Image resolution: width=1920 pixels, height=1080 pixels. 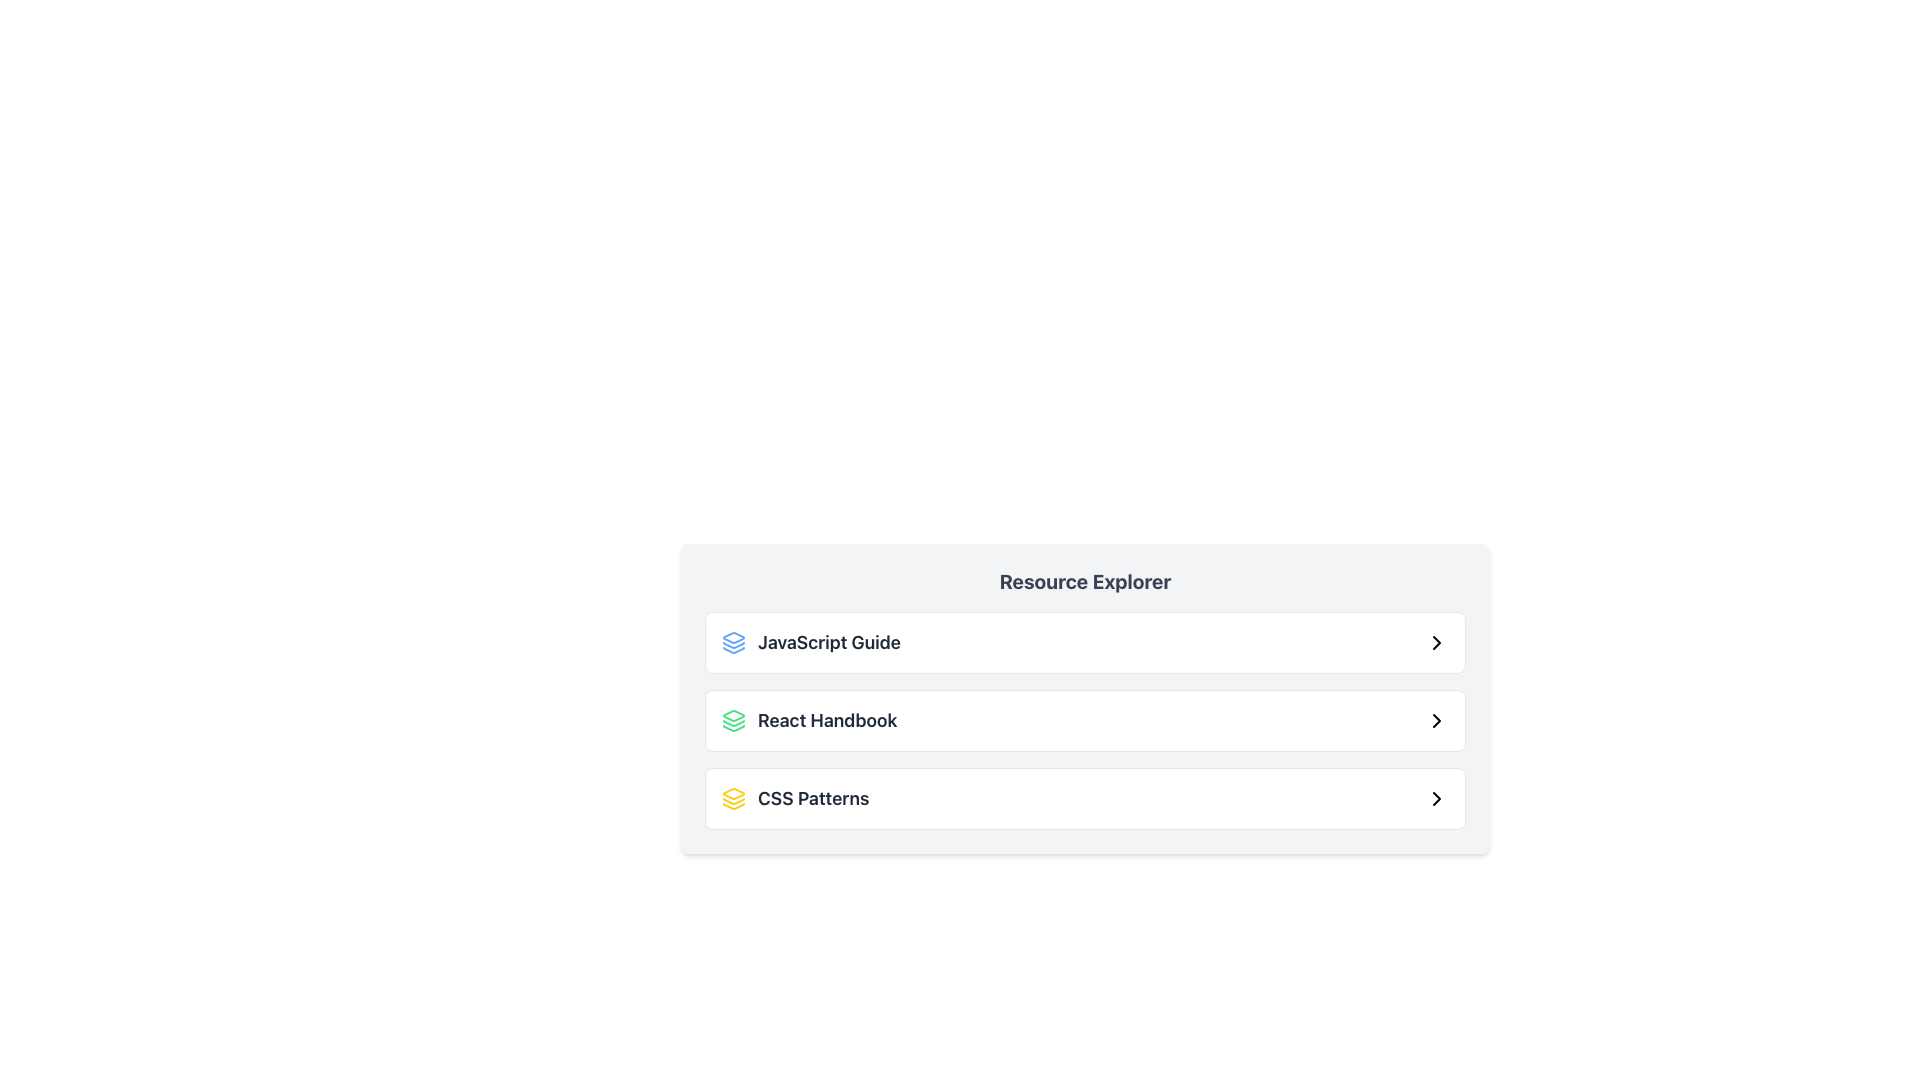 I want to click on the 'JavaScript Guide' element, which is represented by an icon and a textual label at the top-left corner of the list, to initiate navigation, so click(x=811, y=643).